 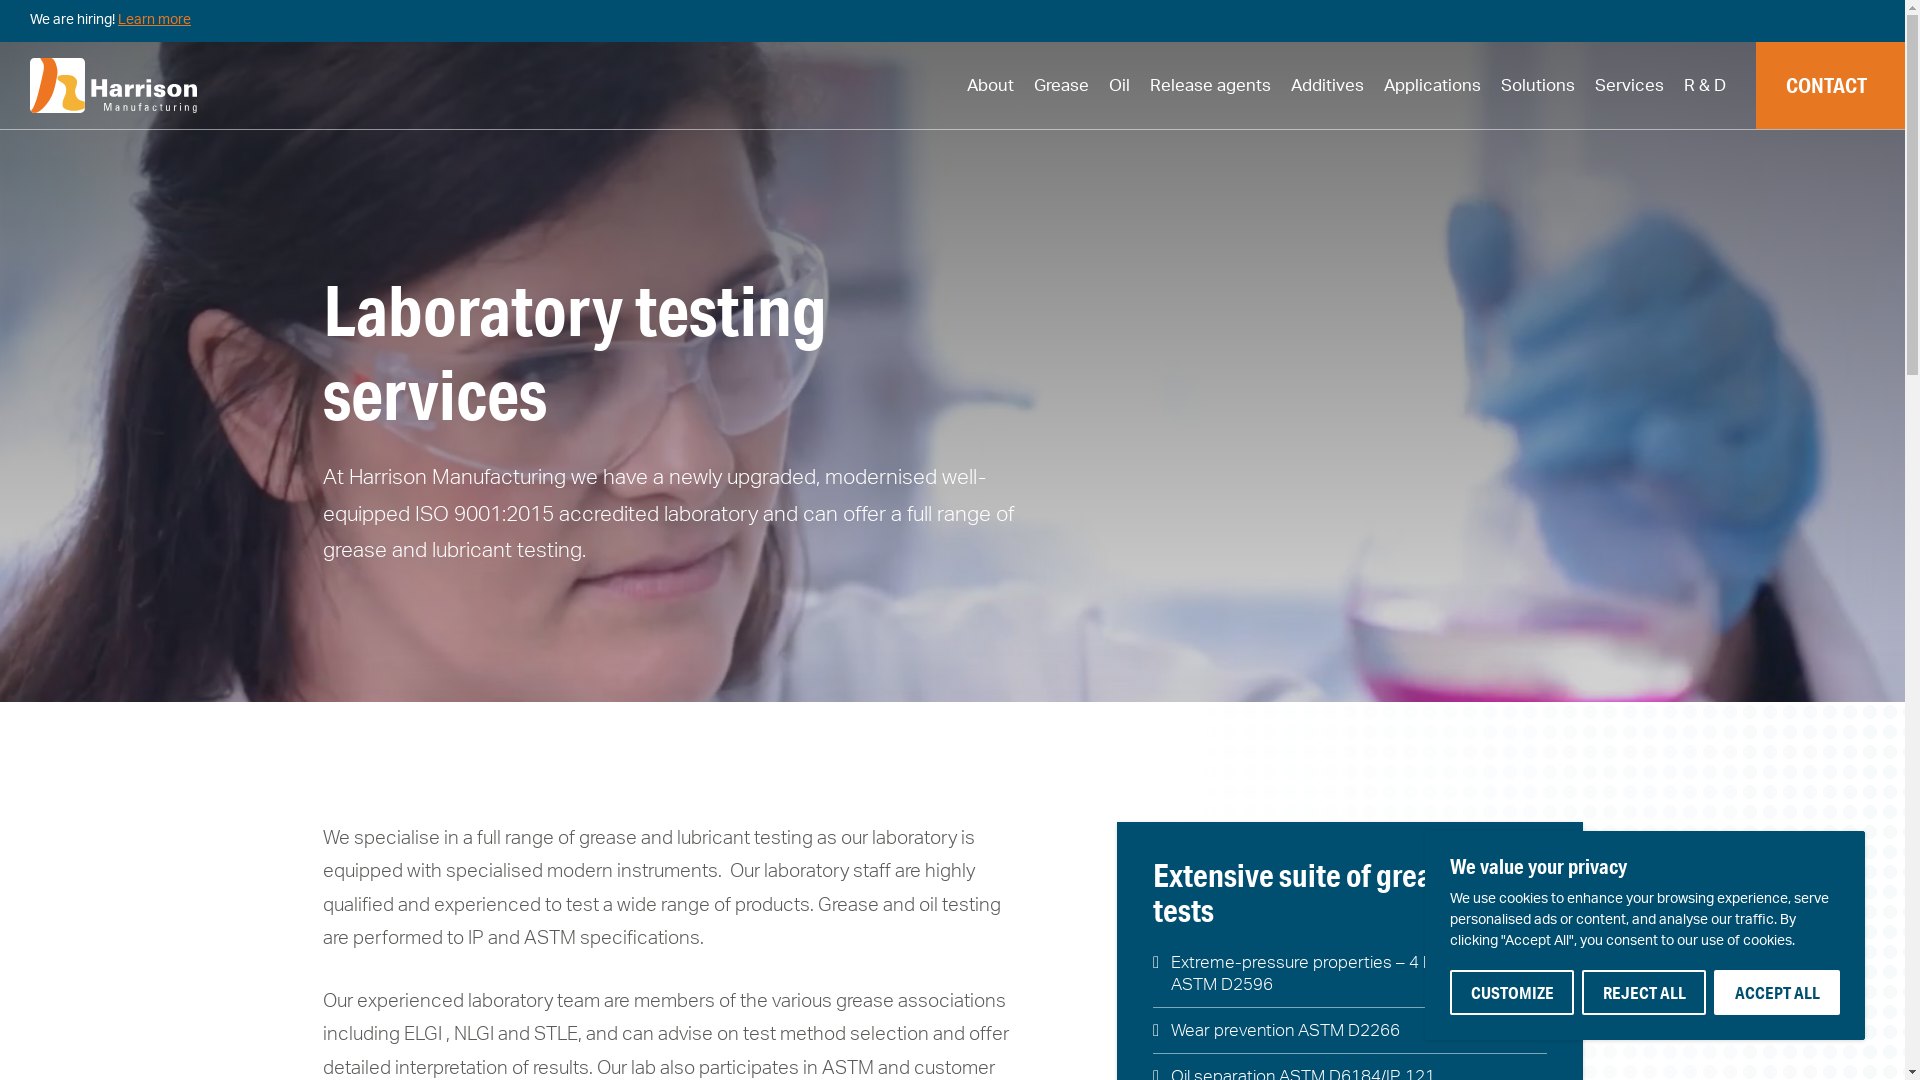 I want to click on 'CONTACT', so click(x=1755, y=84).